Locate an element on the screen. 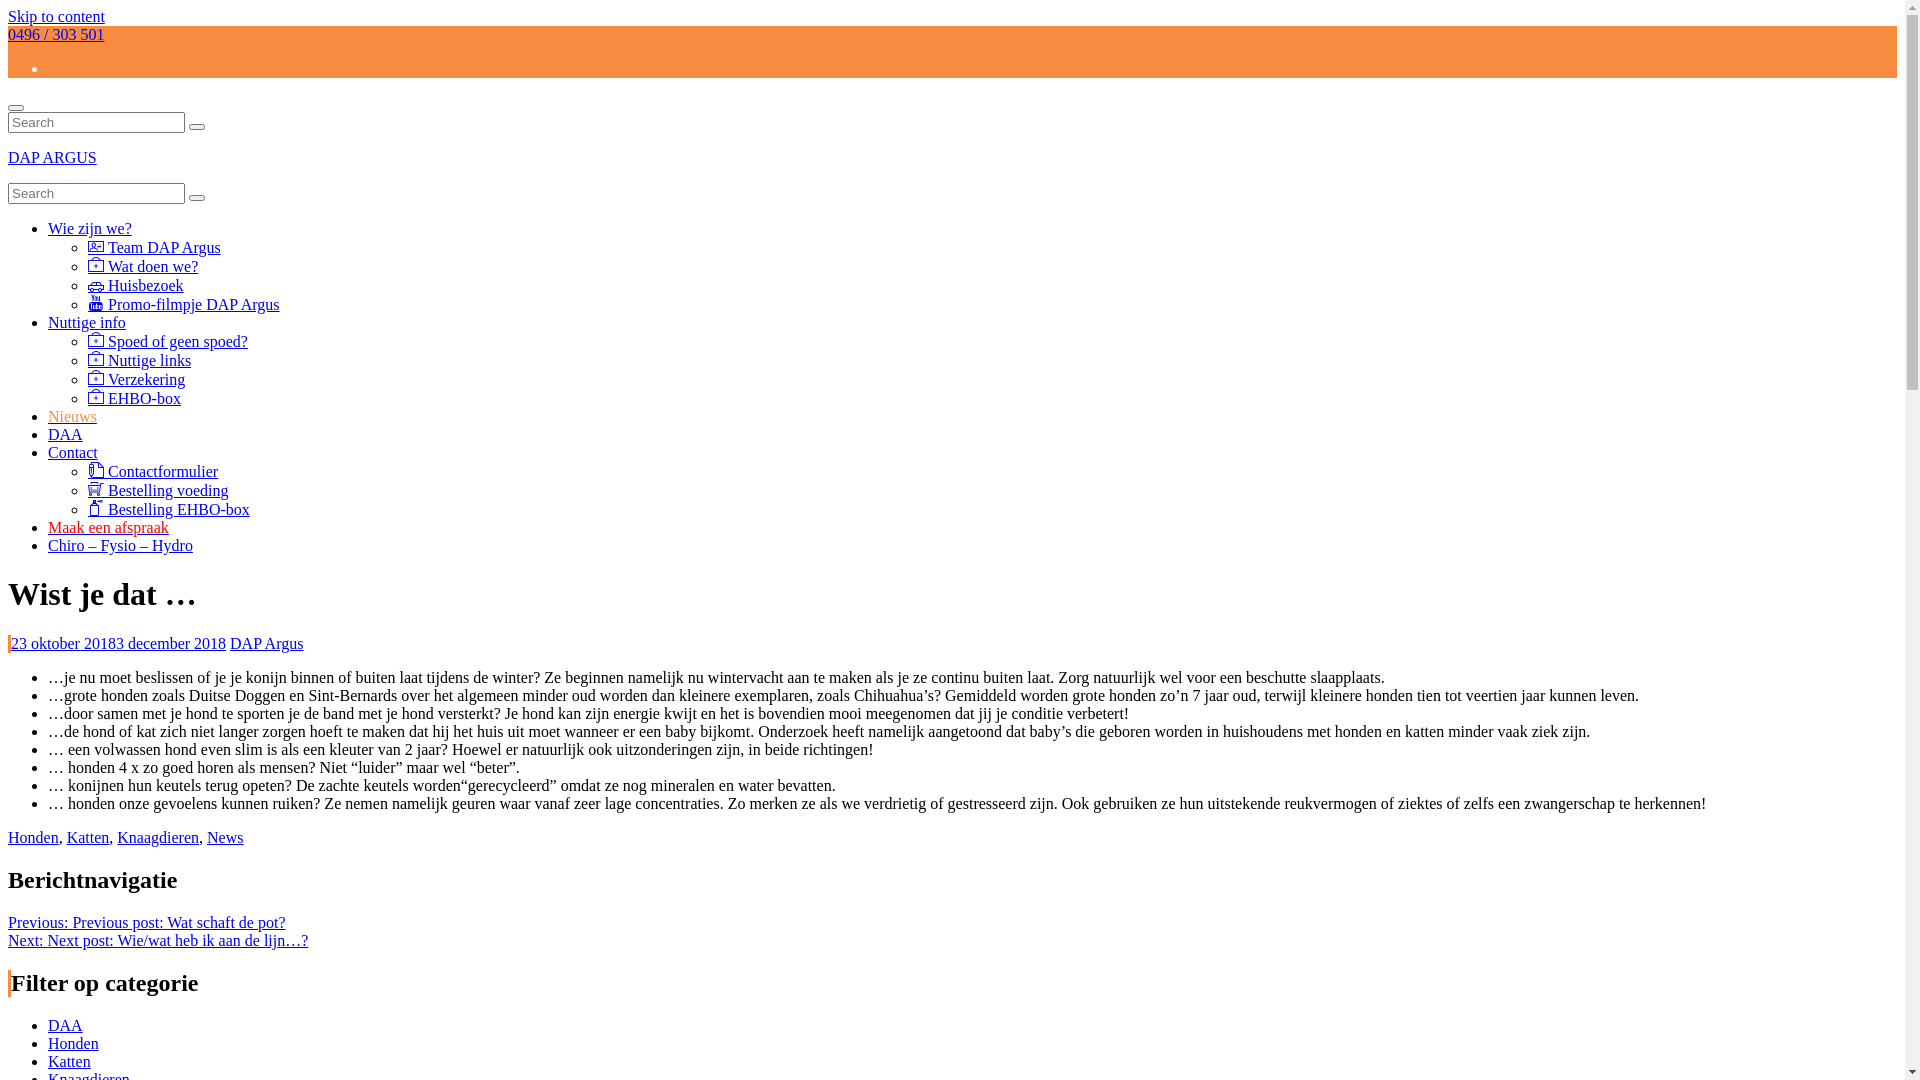 This screenshot has height=1080, width=1920. 'Nieuws' is located at coordinates (72, 415).